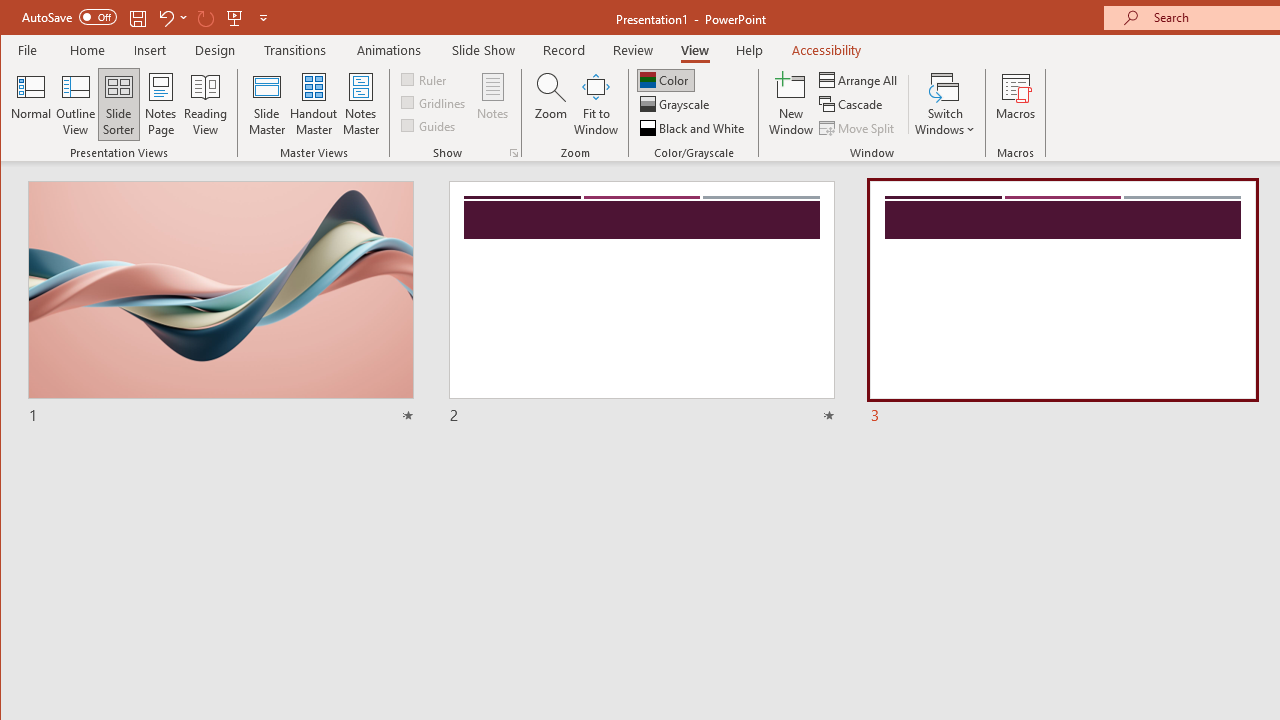 This screenshot has width=1280, height=720. What do you see at coordinates (676, 104) in the screenshot?
I see `'Grayscale'` at bounding box center [676, 104].